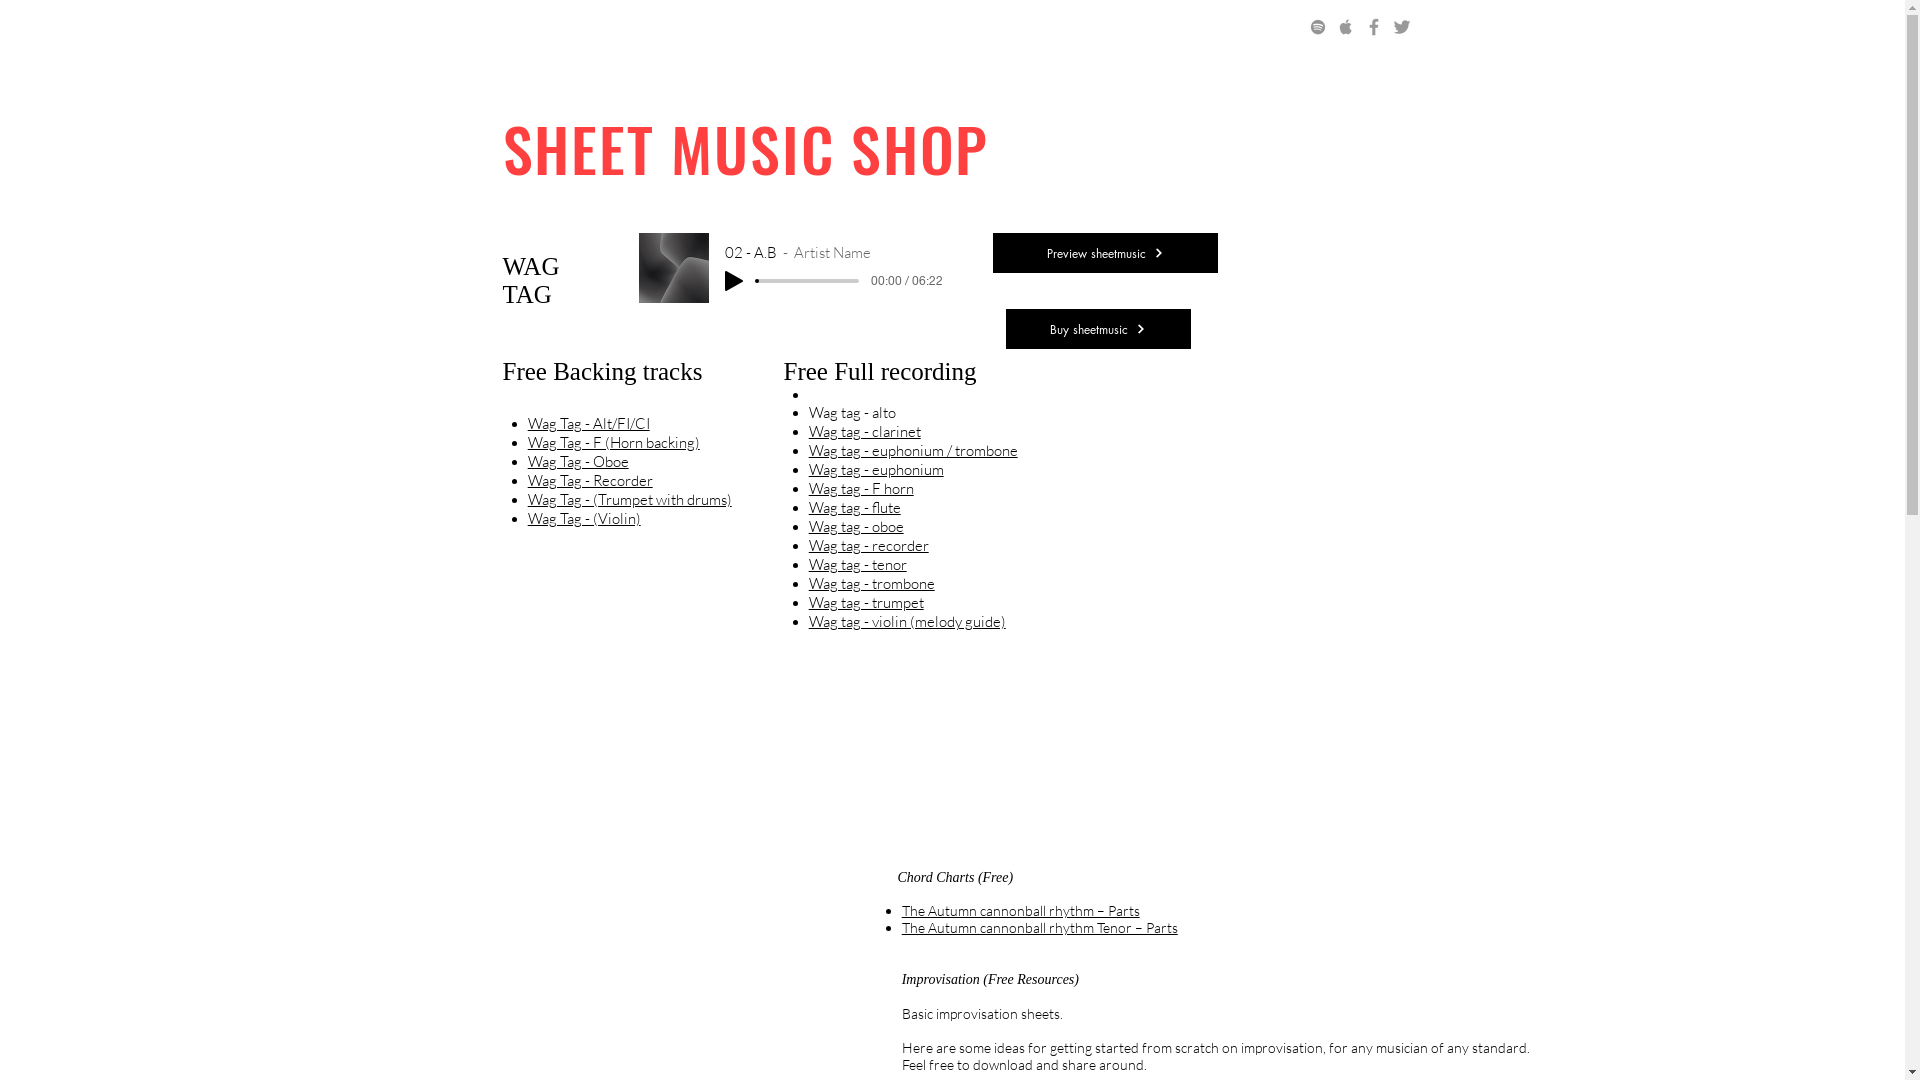 The image size is (1920, 1080). Describe the element at coordinates (876, 469) in the screenshot. I see `'Wag tag - euphonium'` at that location.